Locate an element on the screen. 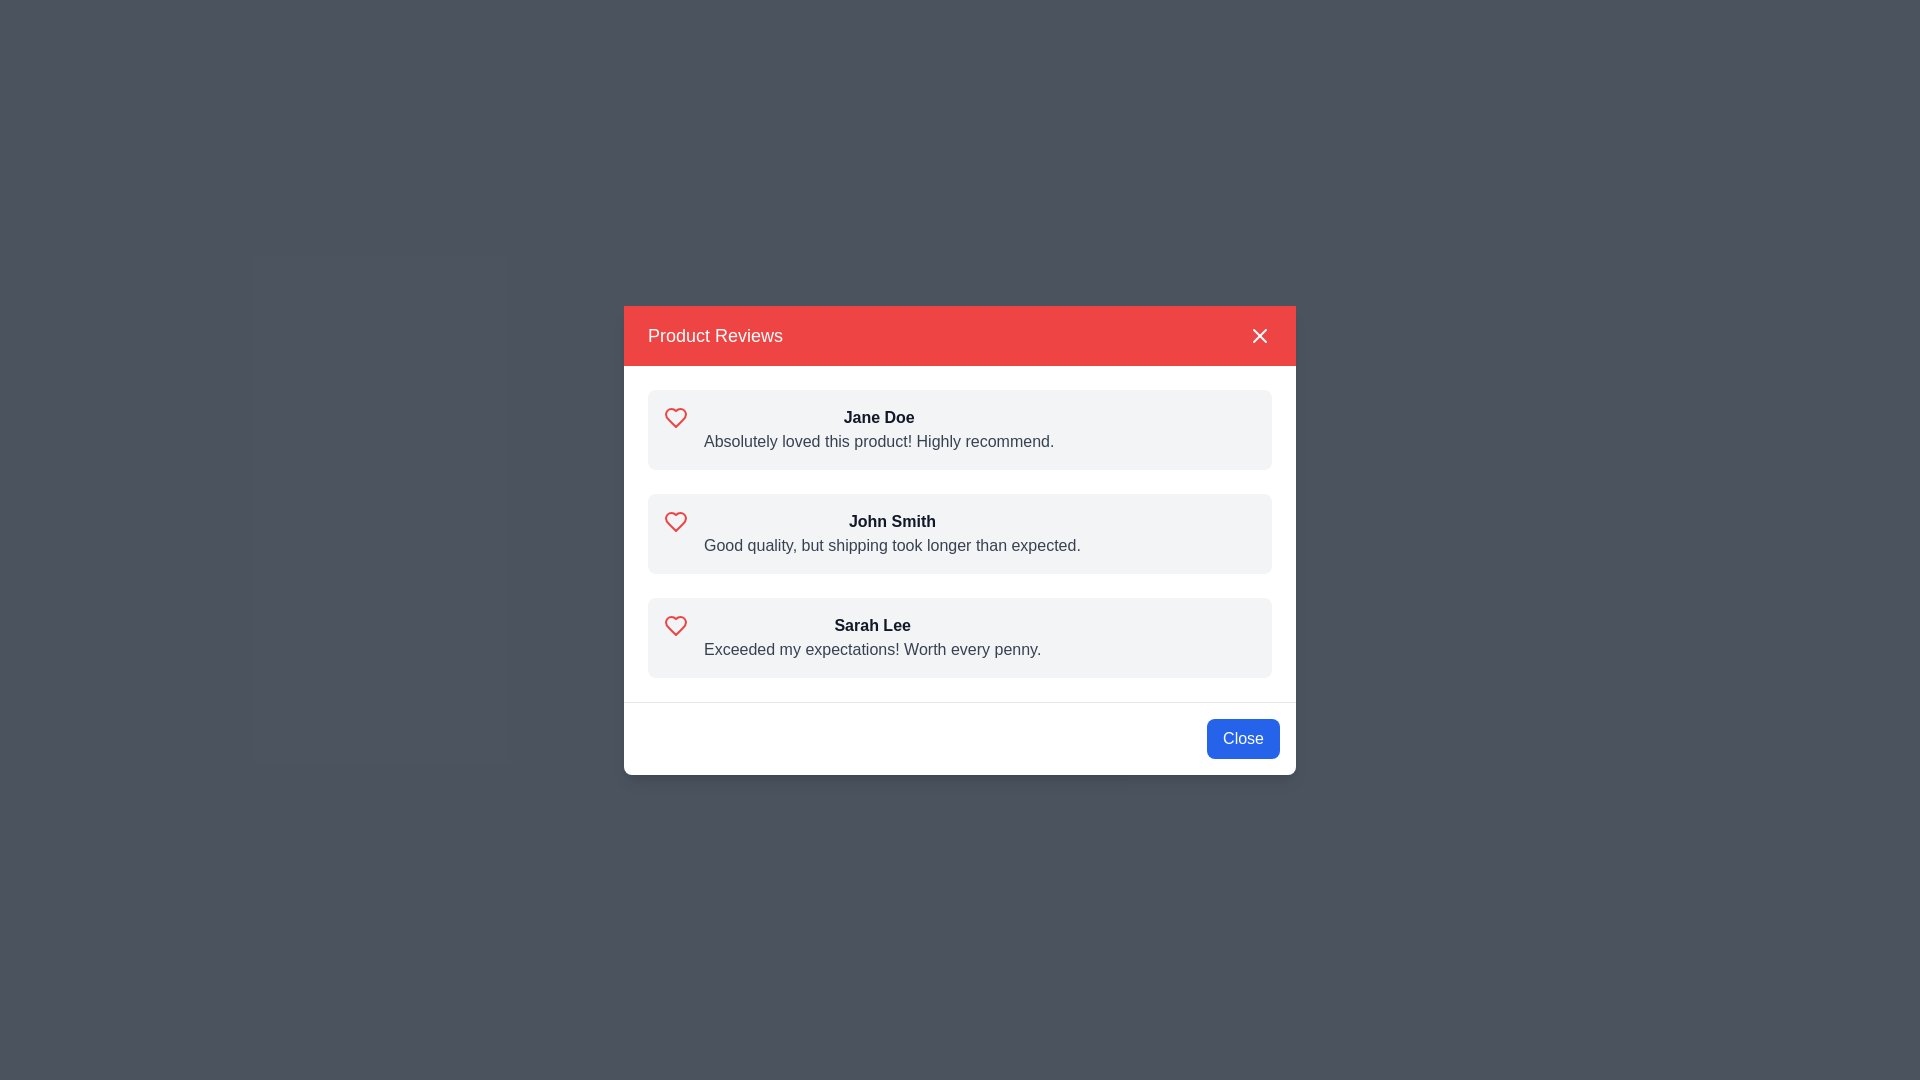 The height and width of the screenshot is (1080, 1920). the heart icon next to the review by Jane Doe is located at coordinates (676, 416).